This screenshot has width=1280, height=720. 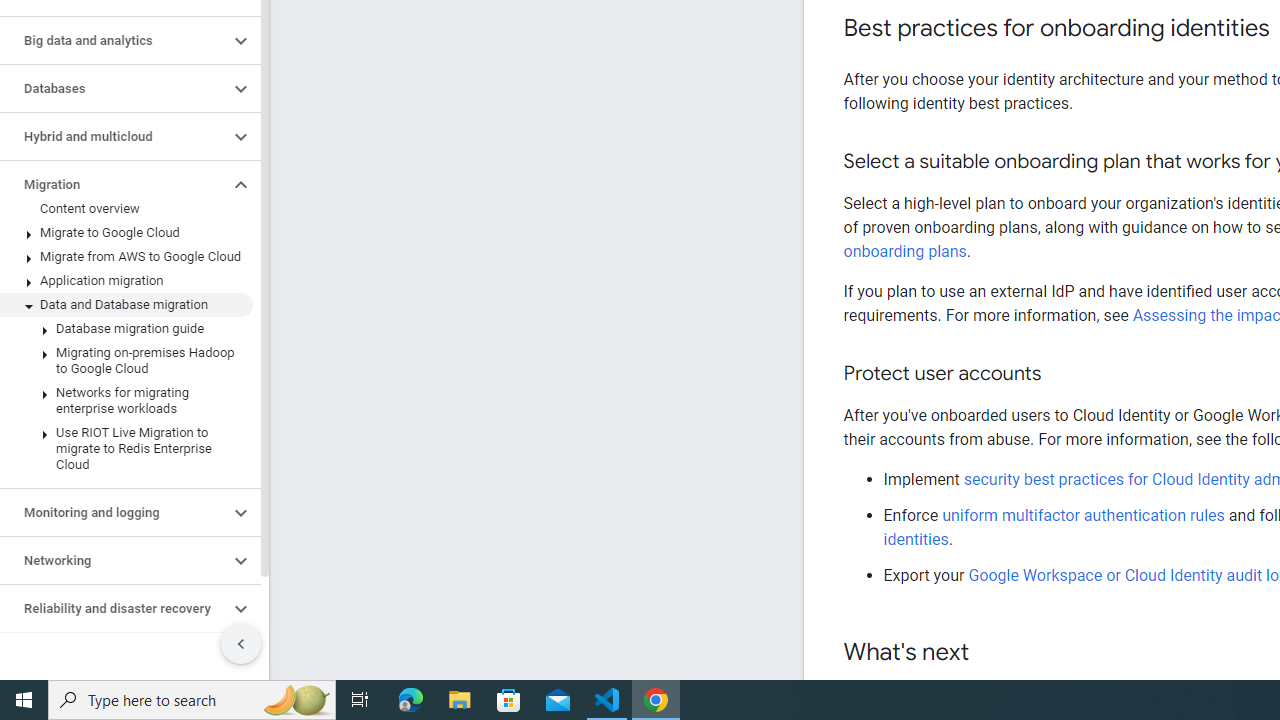 I want to click on 'uniform multifactor authentication rules ', so click(x=1084, y=514).